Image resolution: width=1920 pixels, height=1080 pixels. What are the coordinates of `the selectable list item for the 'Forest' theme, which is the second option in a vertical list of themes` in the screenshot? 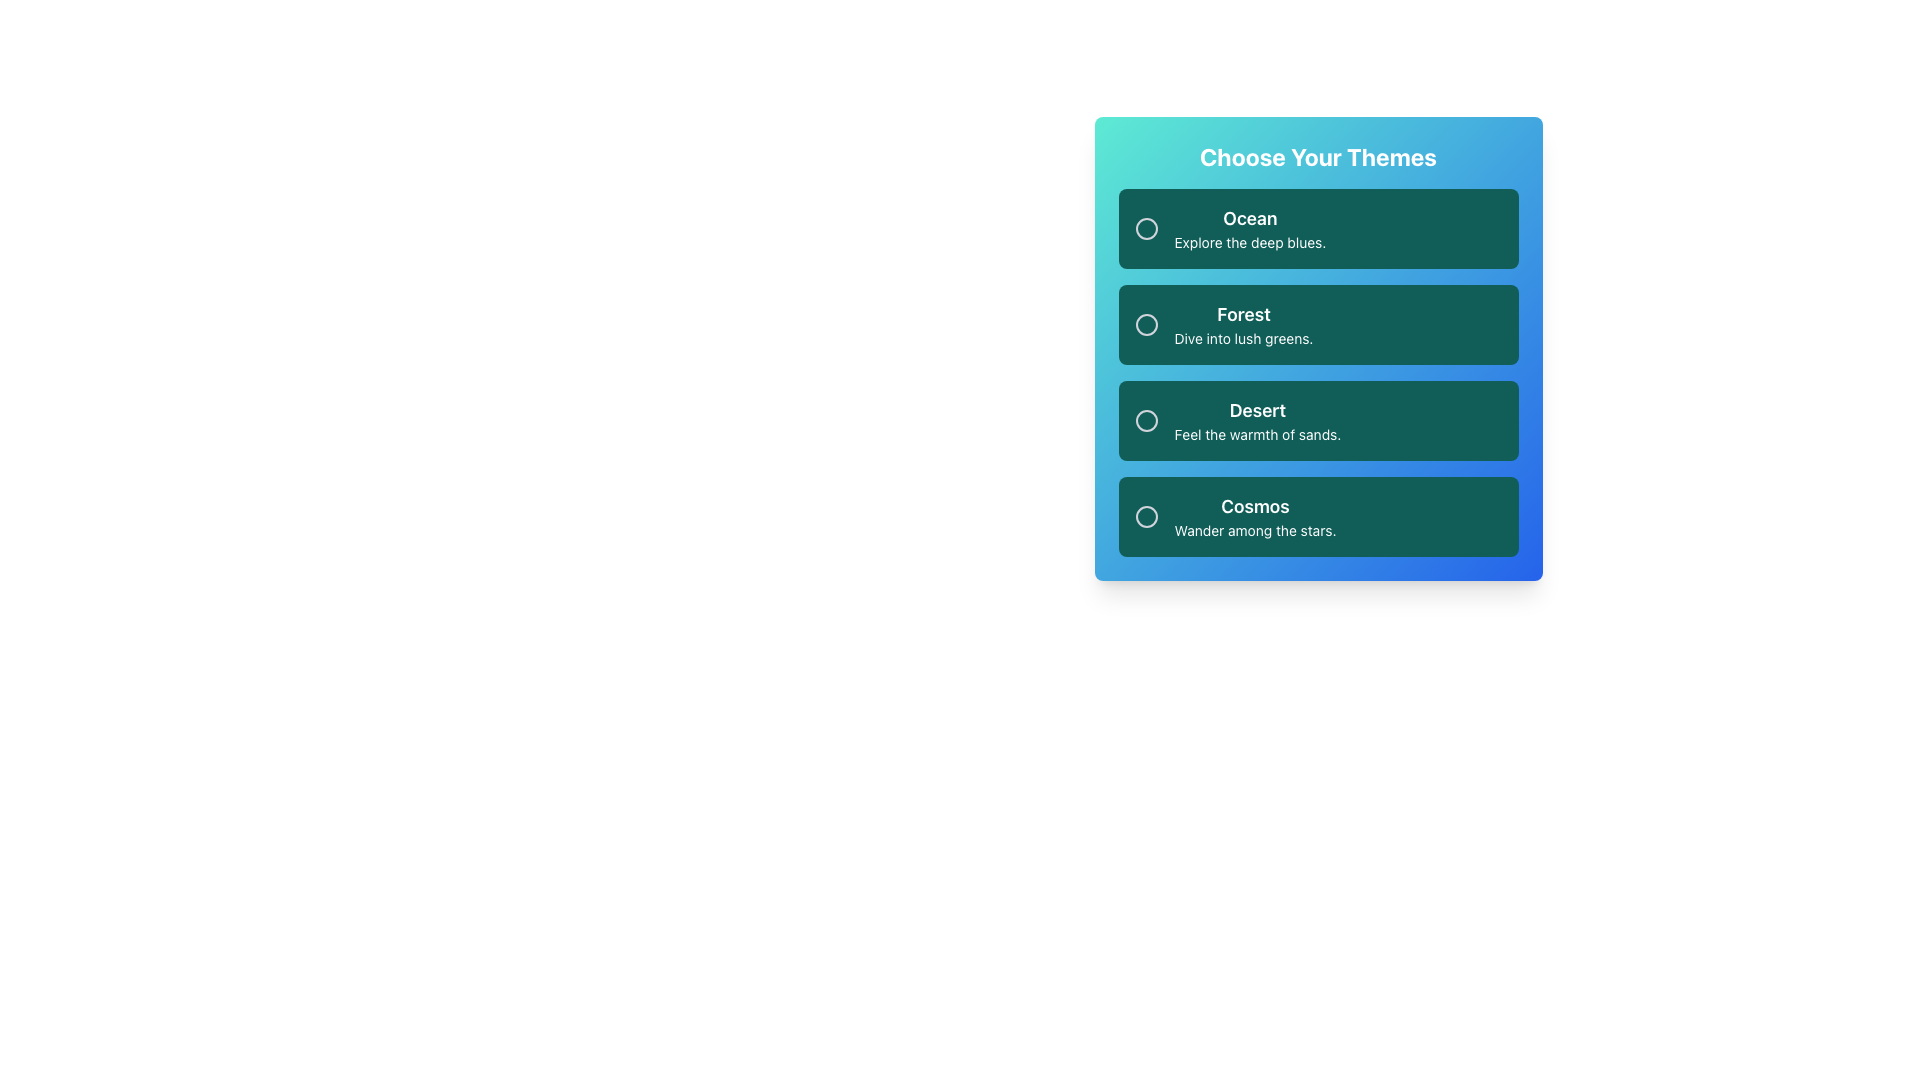 It's located at (1318, 347).